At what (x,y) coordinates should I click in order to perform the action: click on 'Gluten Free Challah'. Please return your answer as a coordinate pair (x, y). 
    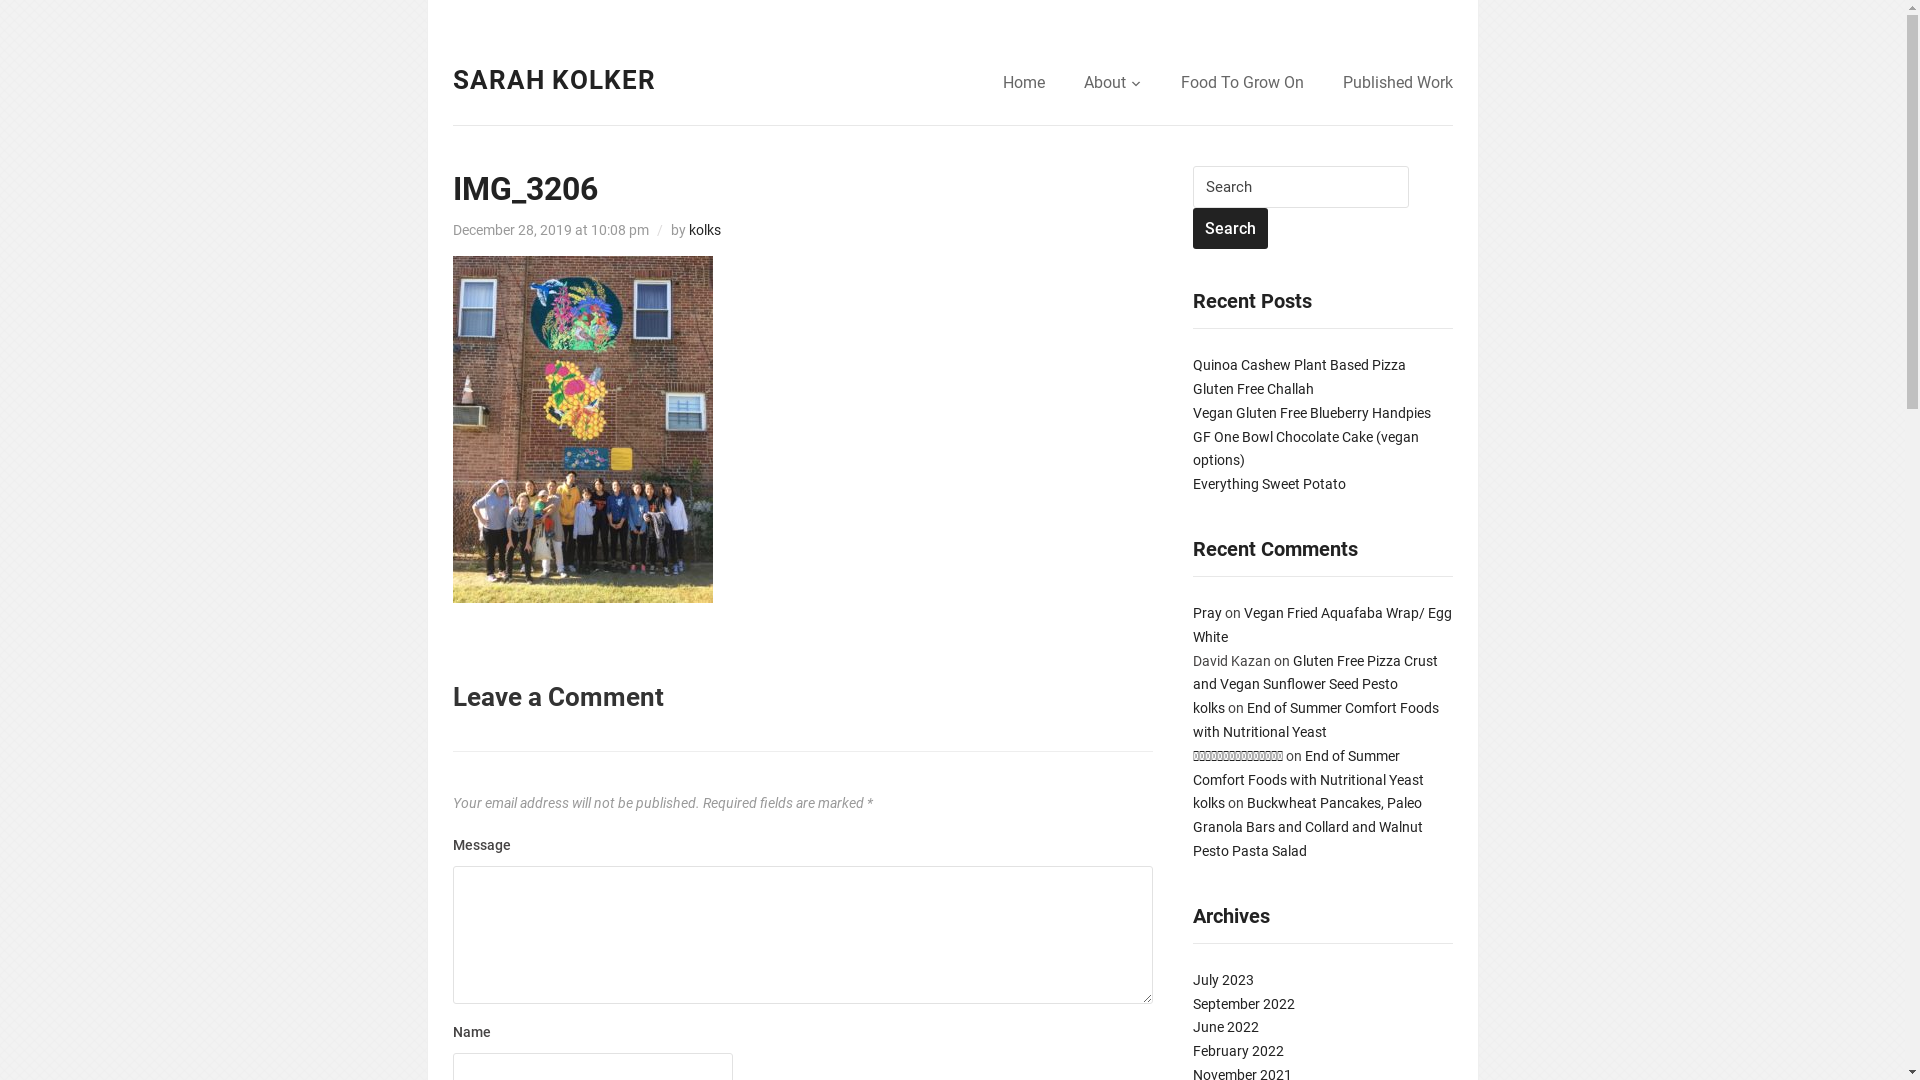
    Looking at the image, I should click on (1251, 389).